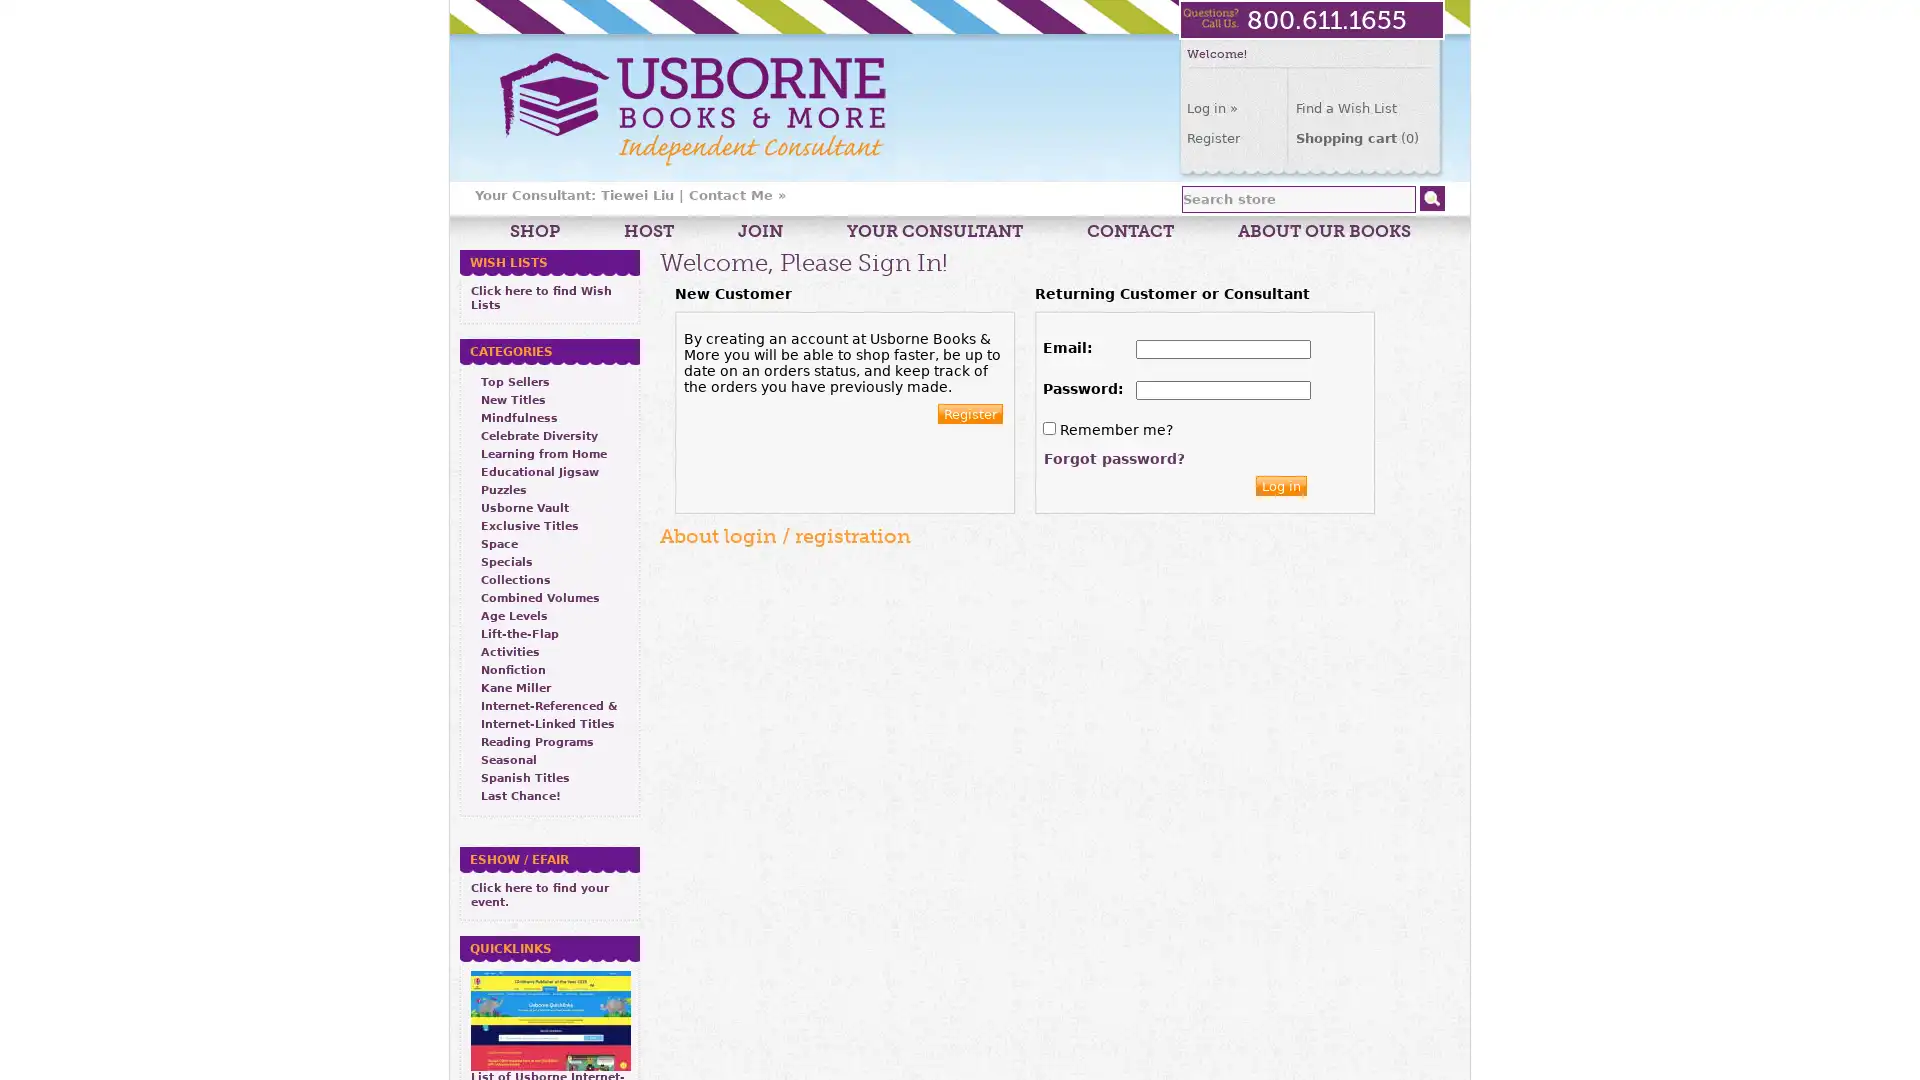 This screenshot has width=1920, height=1080. I want to click on Register, so click(970, 412).